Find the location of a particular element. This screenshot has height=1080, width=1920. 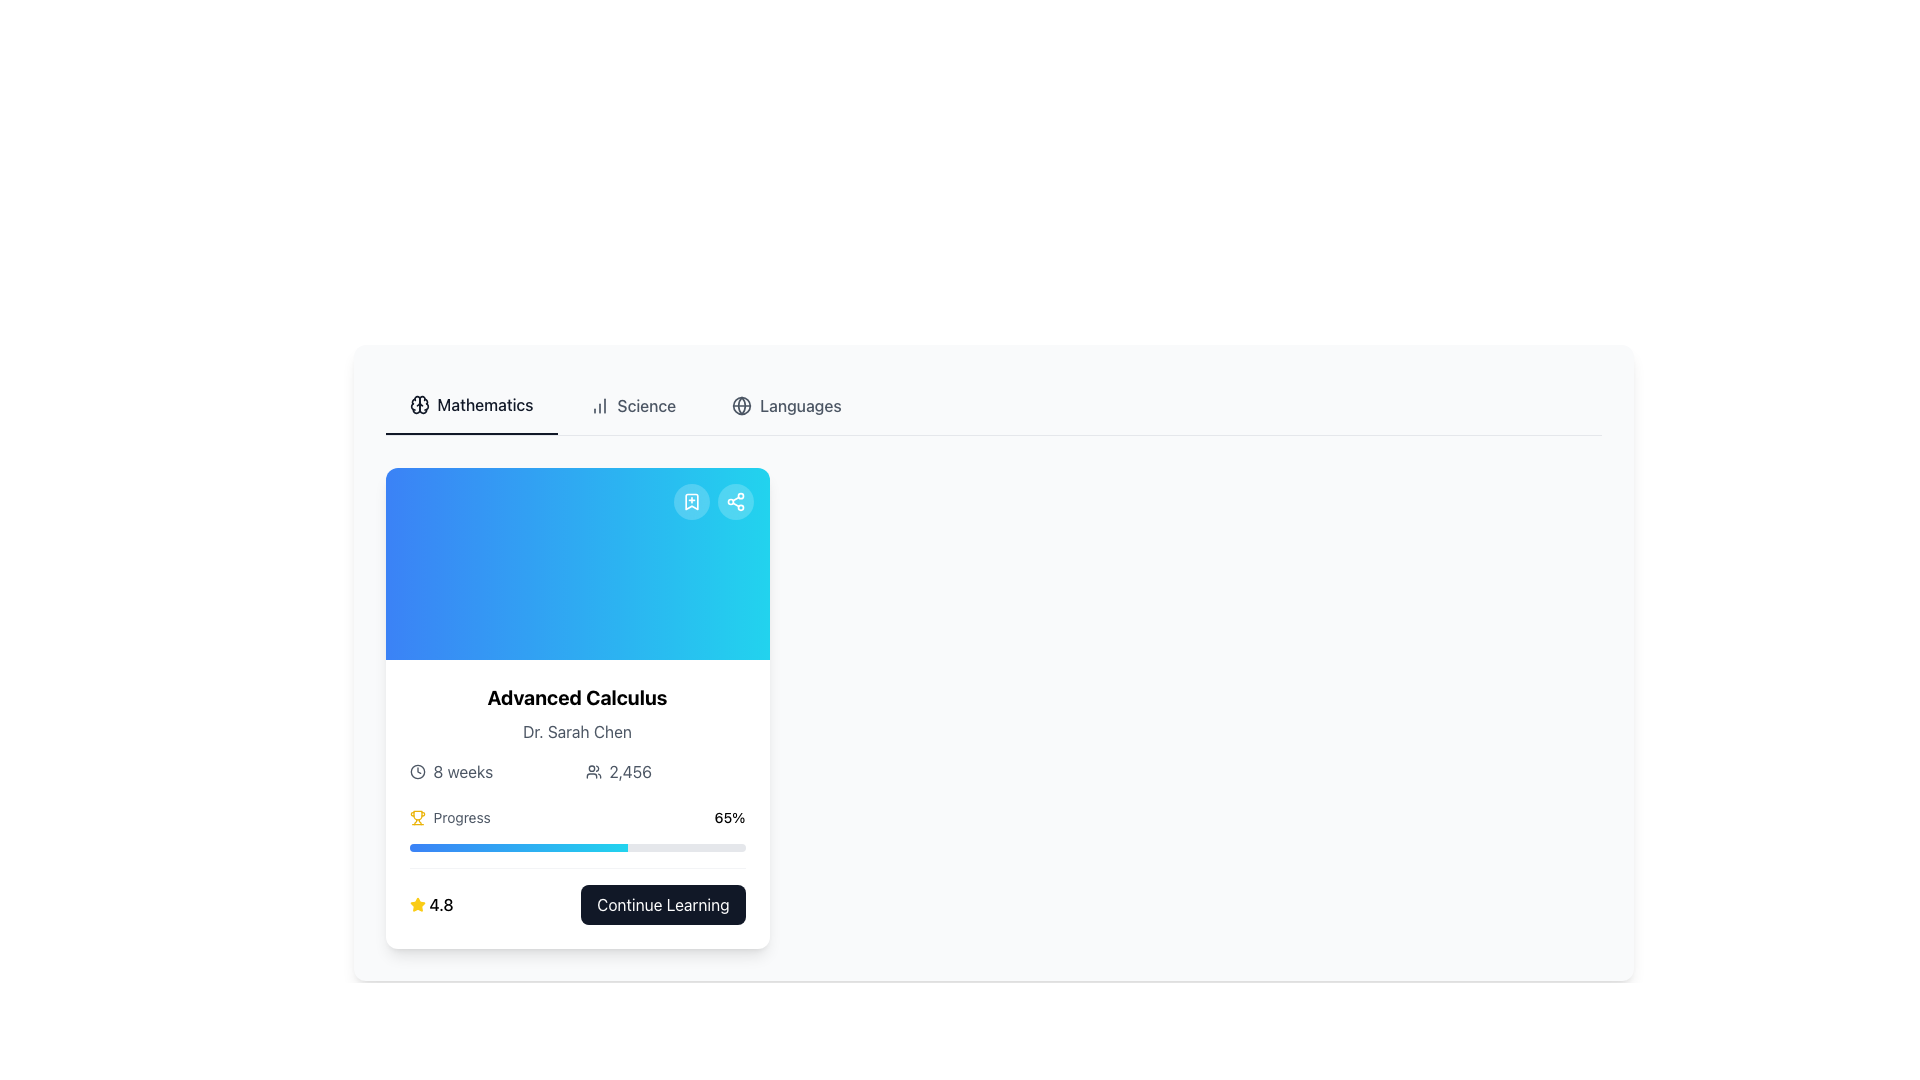

the share button located in the top-right corner of the 'Advanced Calculus' card is located at coordinates (734, 500).